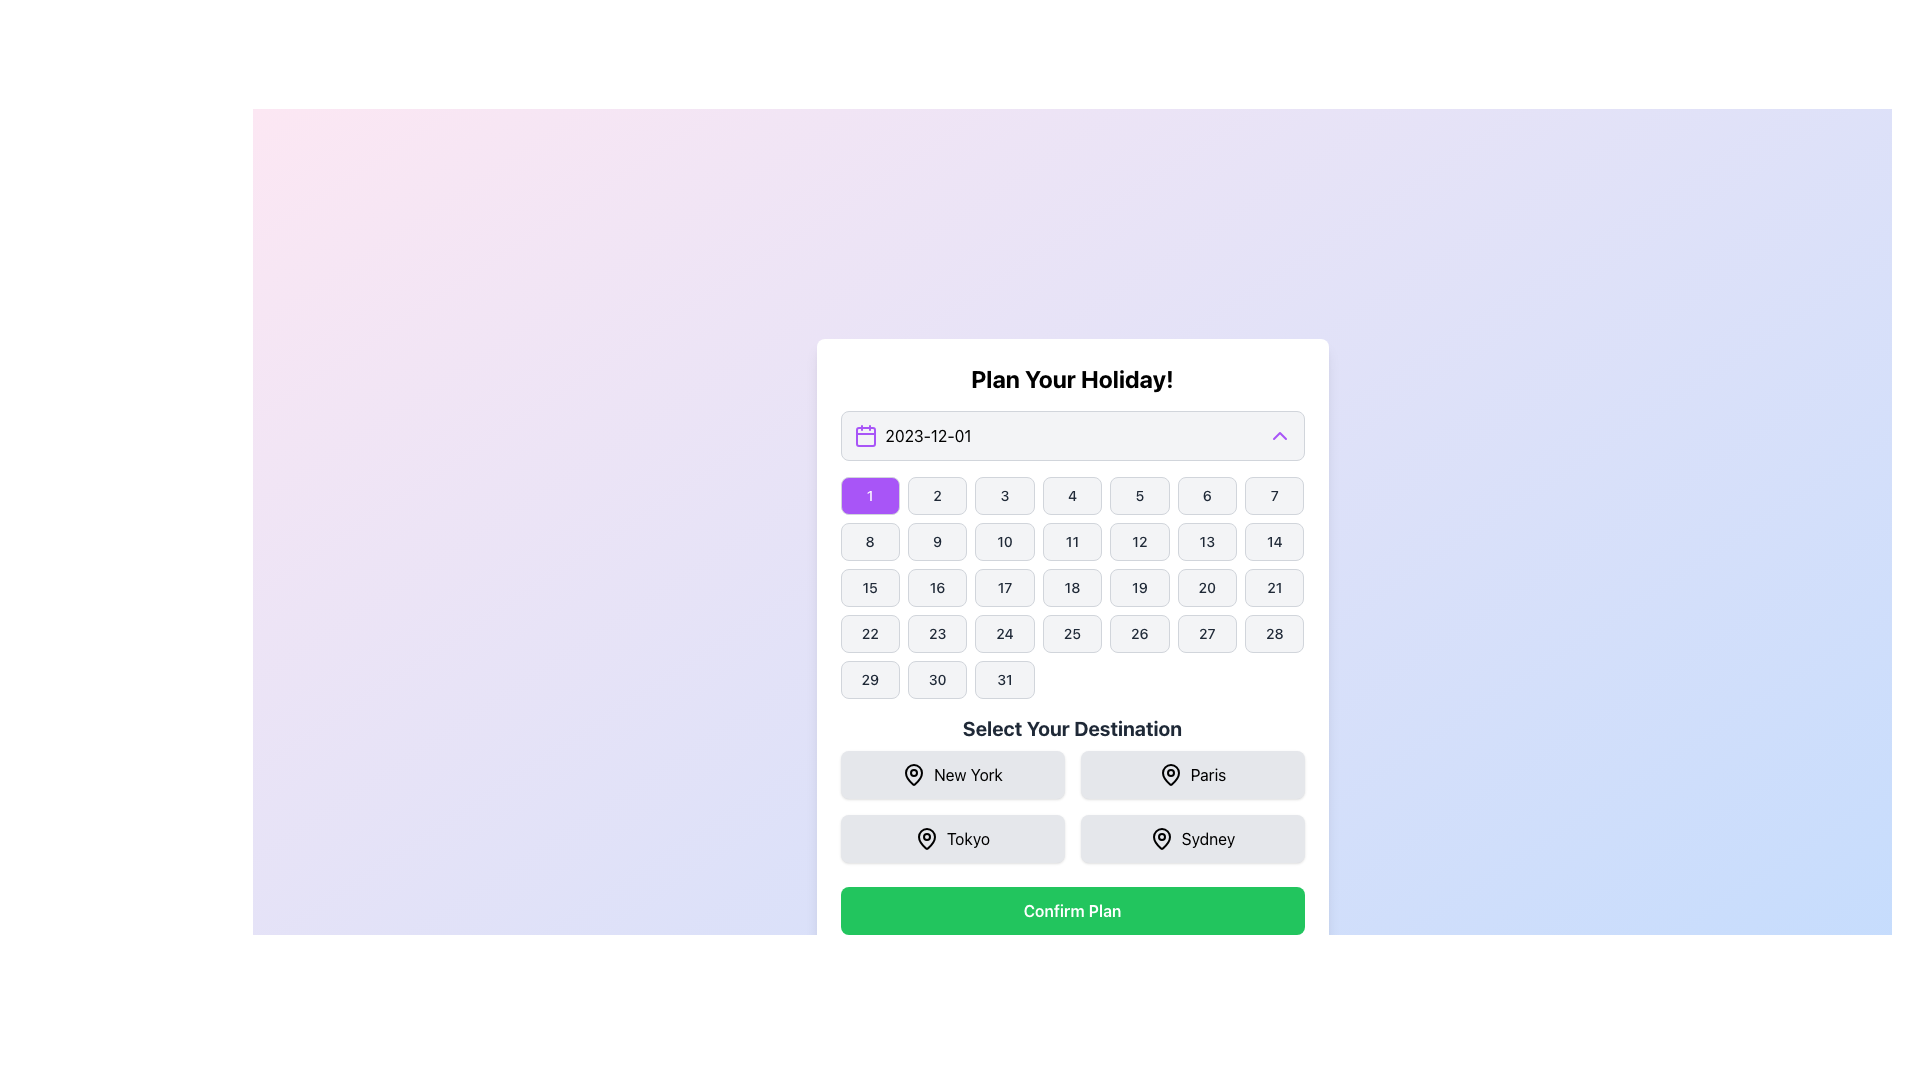 The image size is (1920, 1080). I want to click on the pin icon located to the left of the 'New York' text in the 'Select Your Destination' section, so click(913, 774).